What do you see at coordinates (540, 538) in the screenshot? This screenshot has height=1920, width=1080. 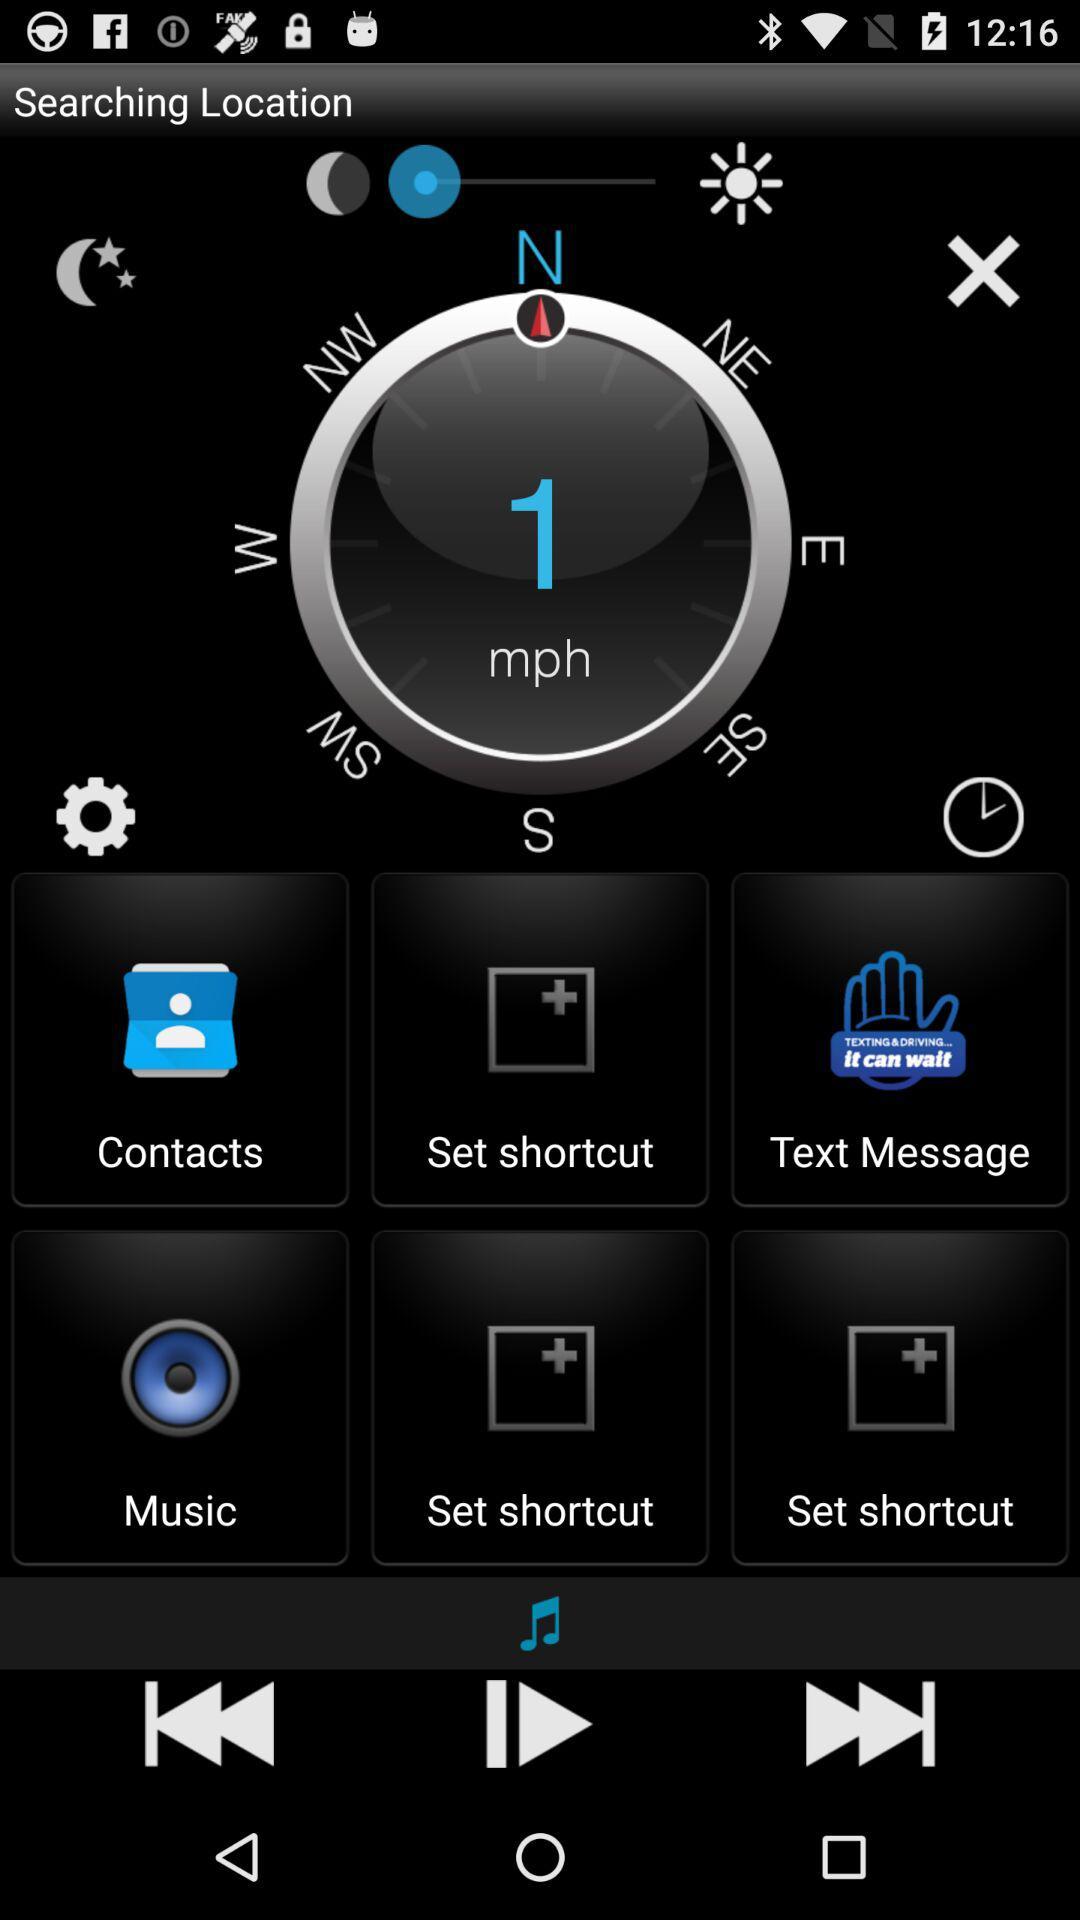 I see `the 1` at bounding box center [540, 538].